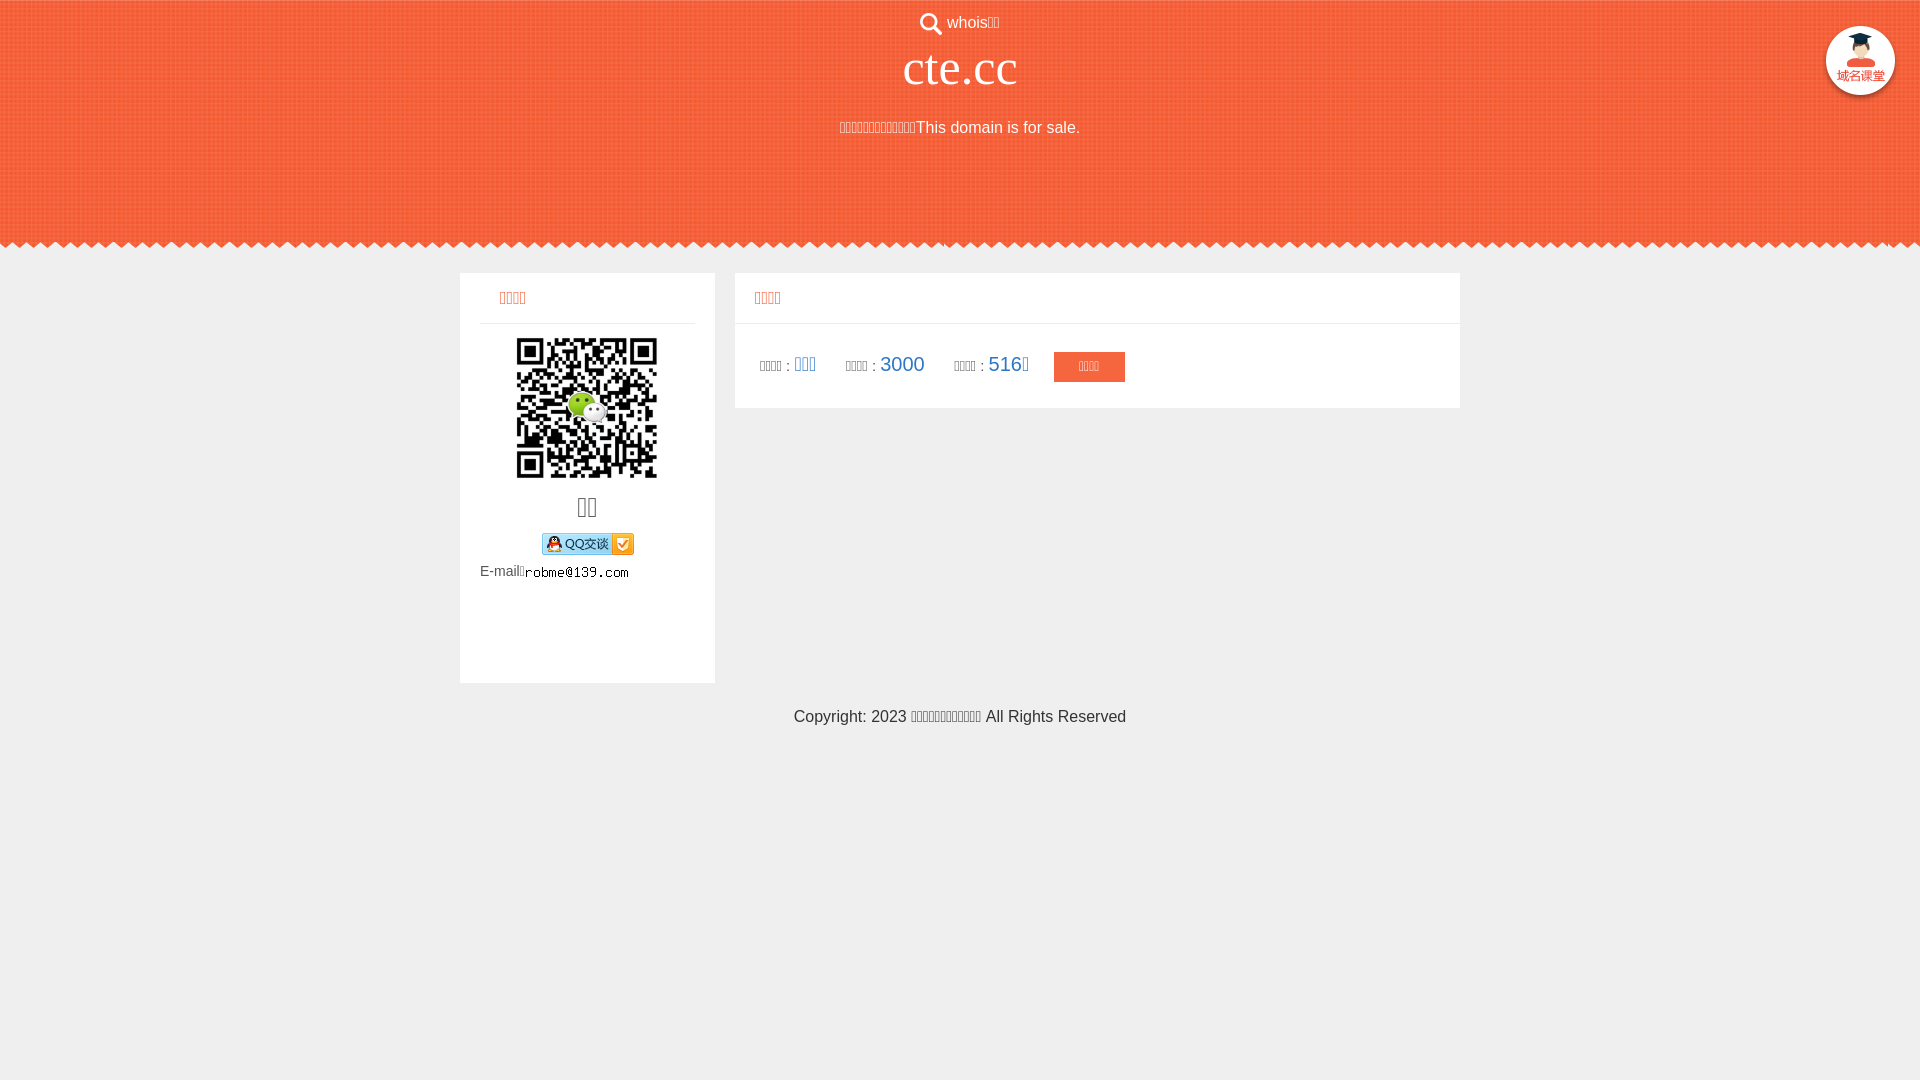 The height and width of the screenshot is (1080, 1920). I want to click on ' ', so click(1859, 62).